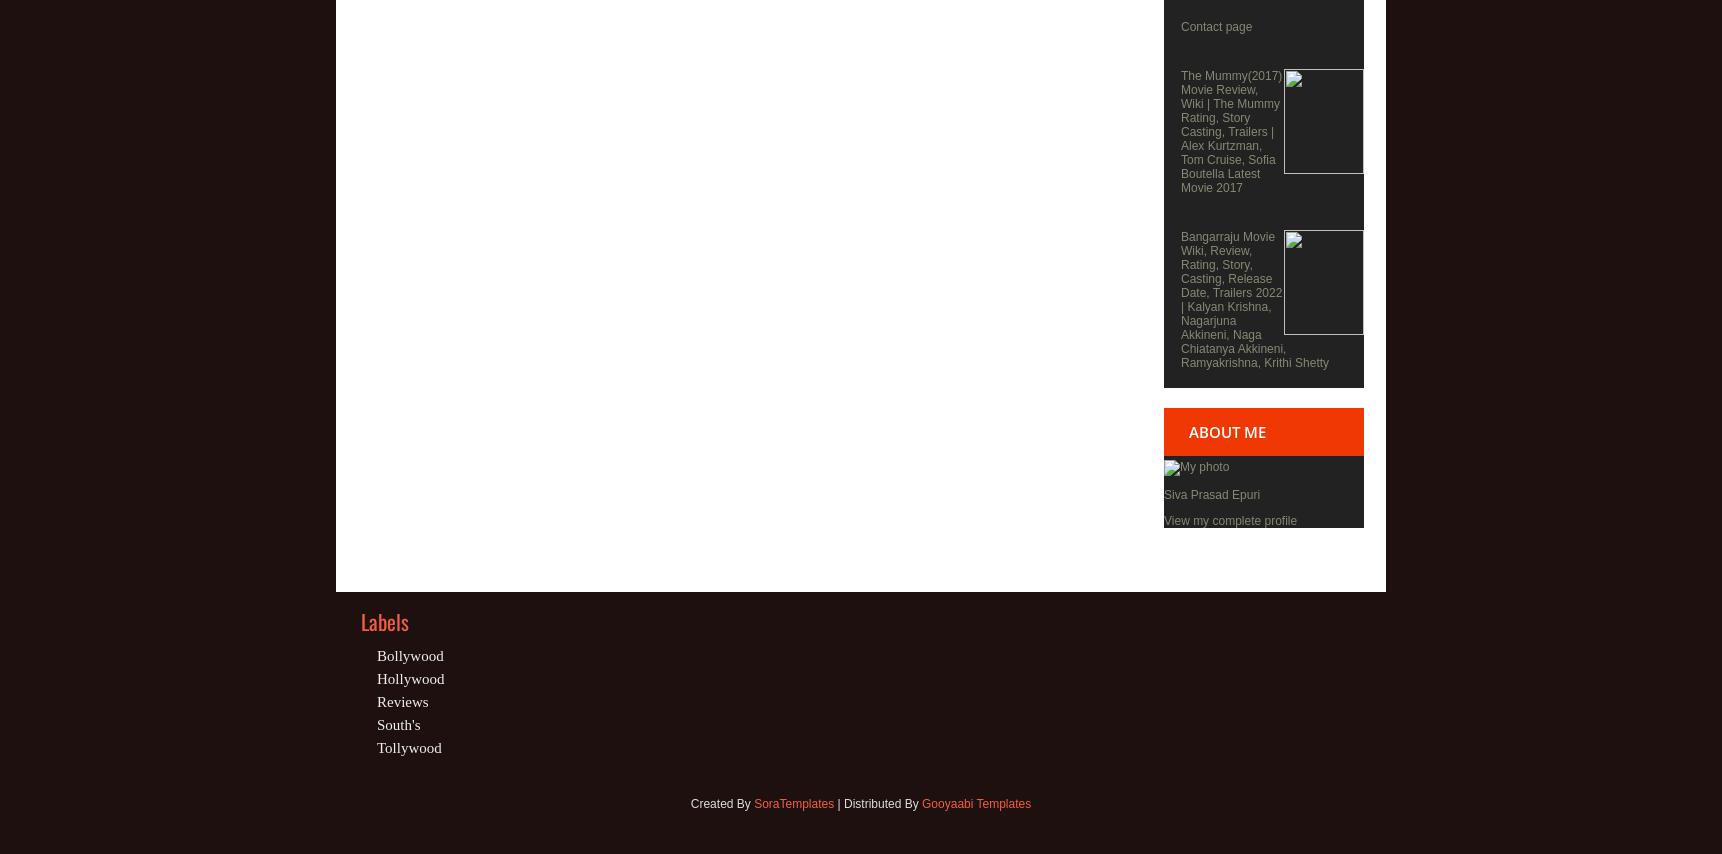 The height and width of the screenshot is (854, 1722). Describe the element at coordinates (721, 803) in the screenshot. I see `'Created By'` at that location.